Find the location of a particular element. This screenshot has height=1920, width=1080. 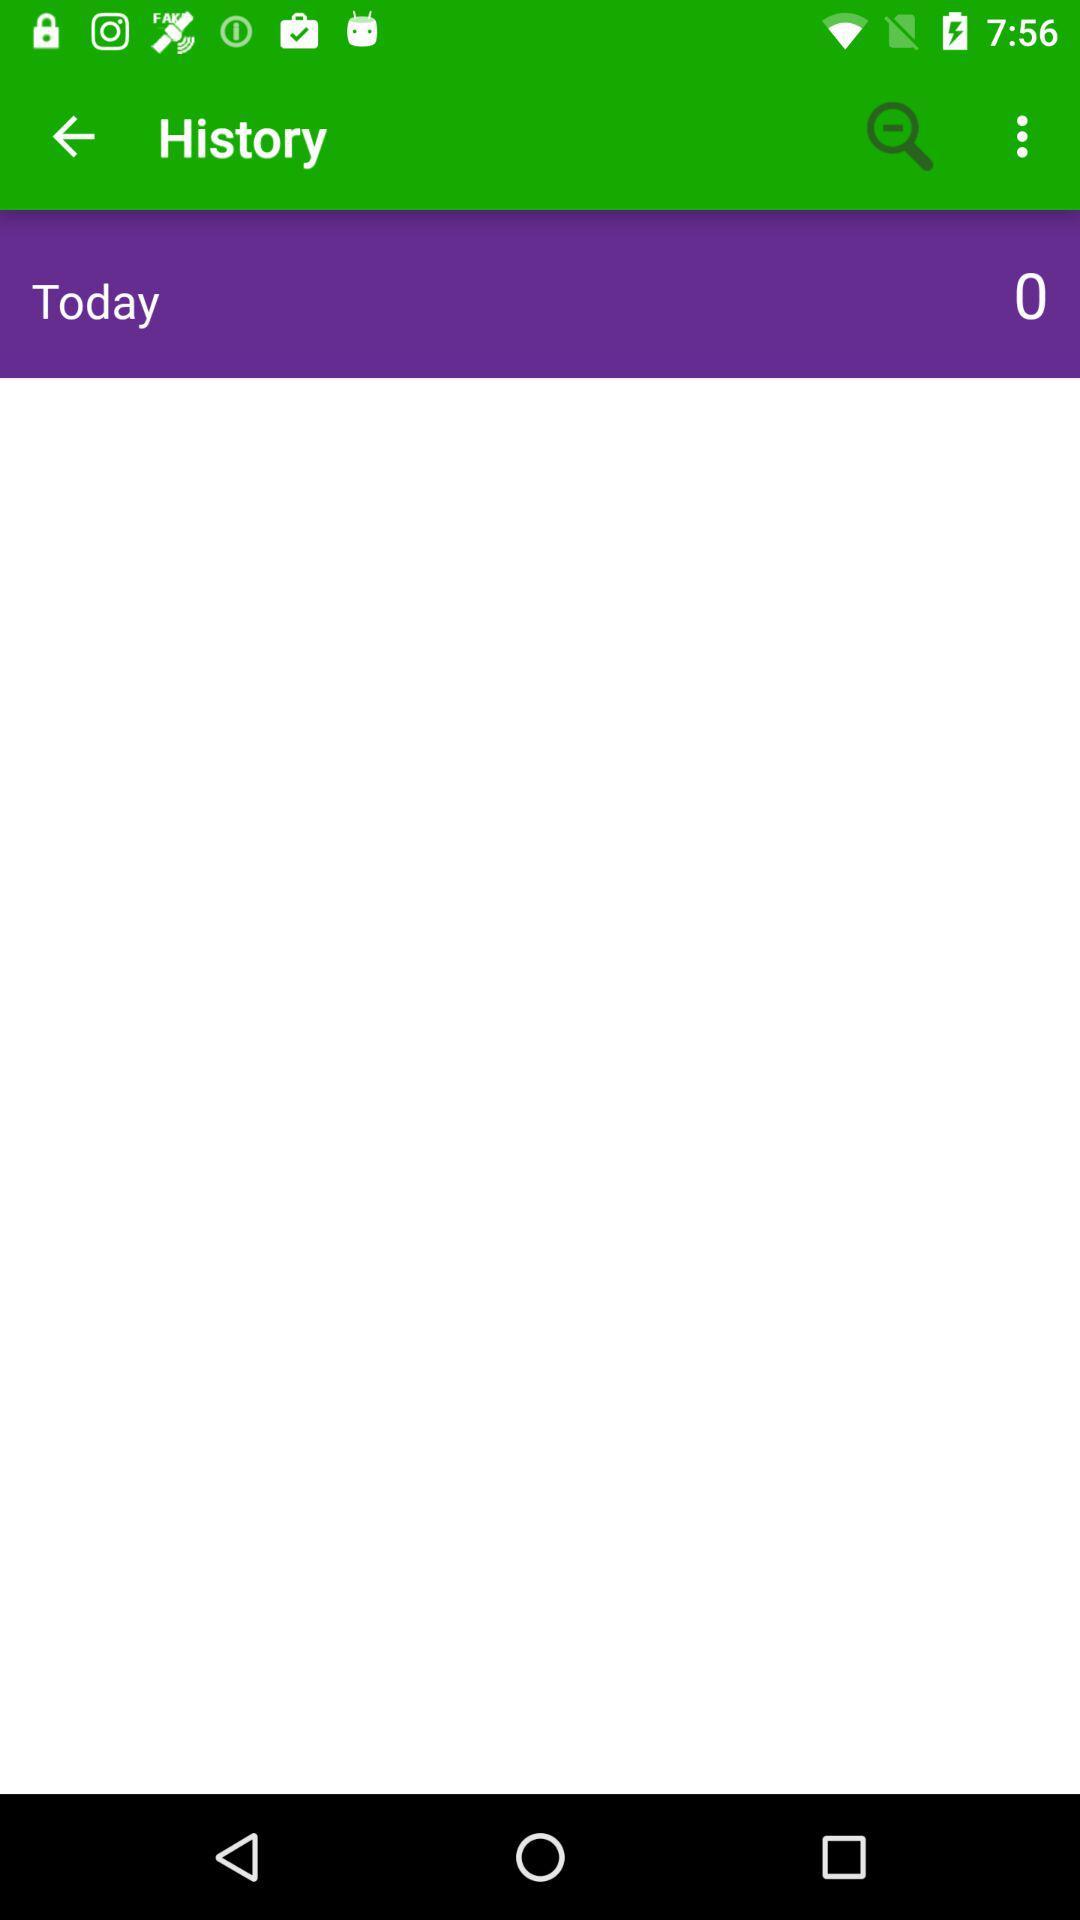

item to the right of today icon is located at coordinates (1025, 292).